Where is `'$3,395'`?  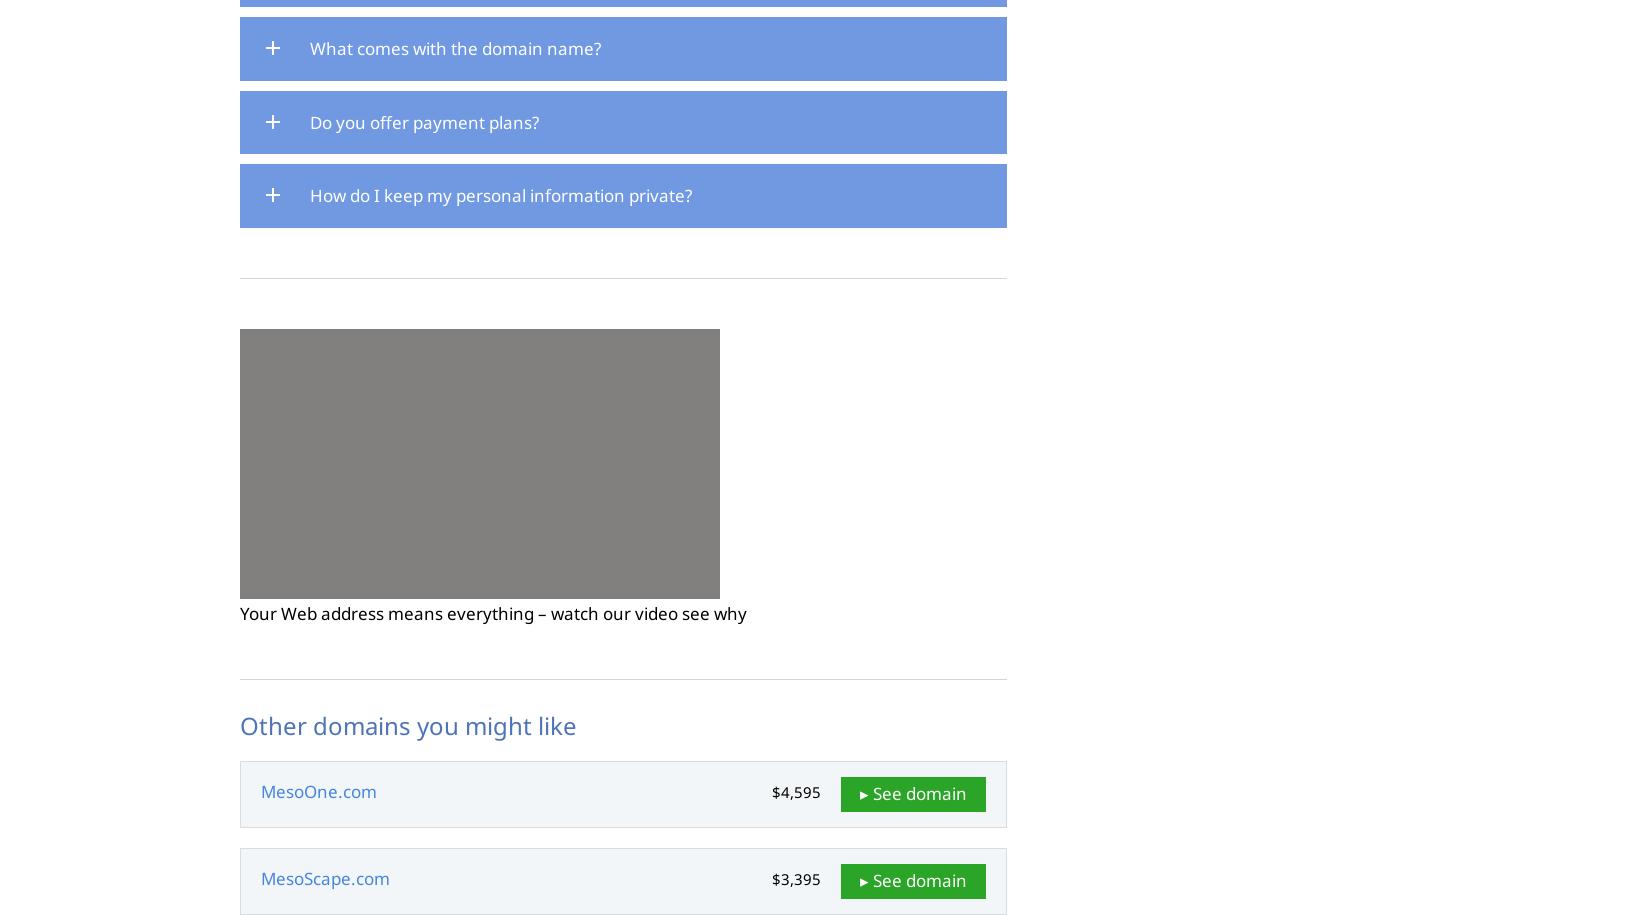 '$3,395' is located at coordinates (795, 878).